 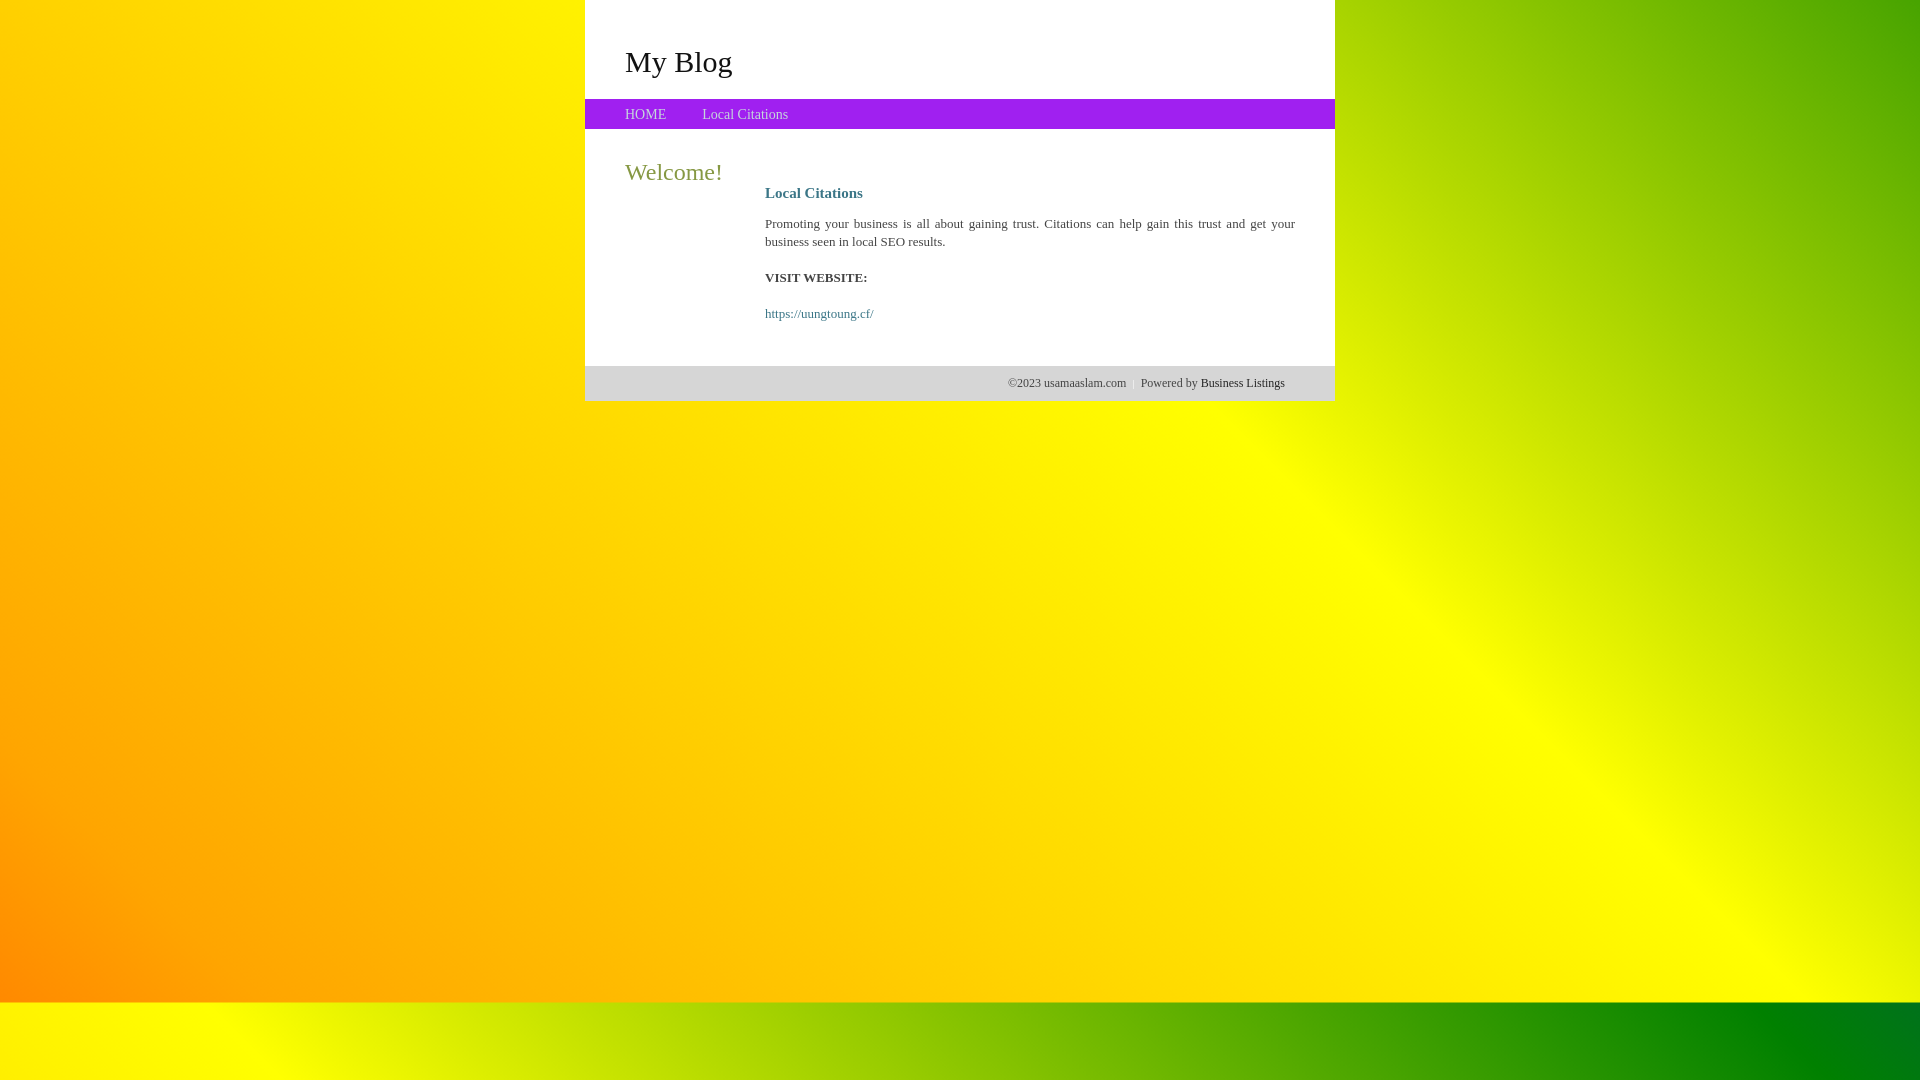 What do you see at coordinates (1200, 382) in the screenshot?
I see `'Business Listings'` at bounding box center [1200, 382].